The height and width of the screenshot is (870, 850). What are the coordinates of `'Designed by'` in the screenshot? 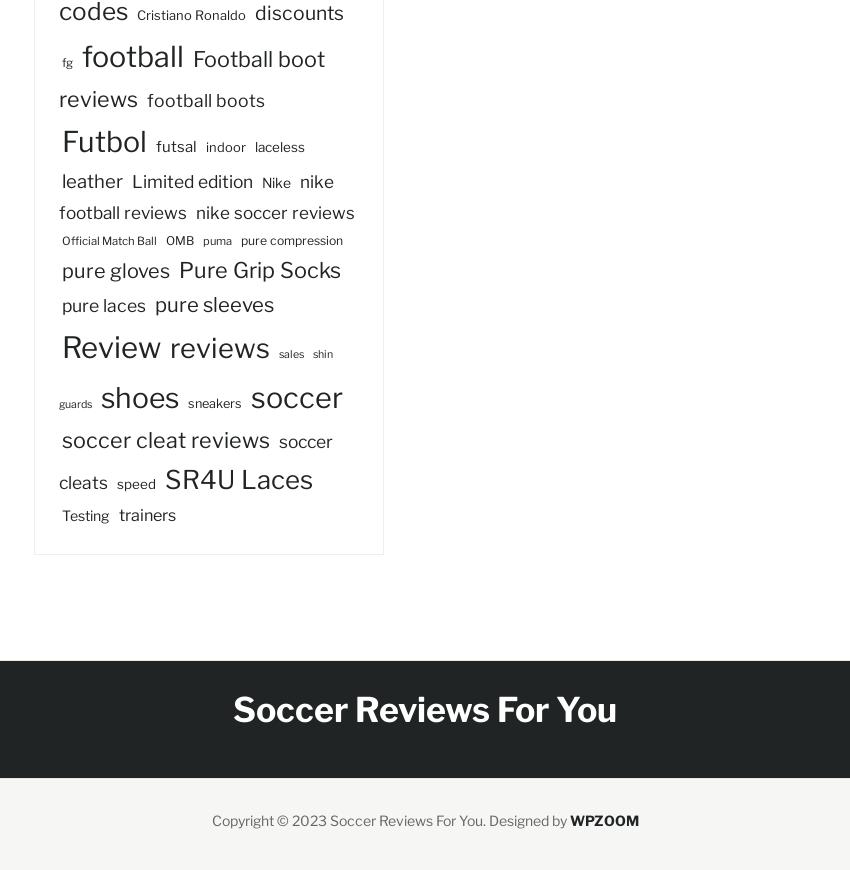 It's located at (527, 820).